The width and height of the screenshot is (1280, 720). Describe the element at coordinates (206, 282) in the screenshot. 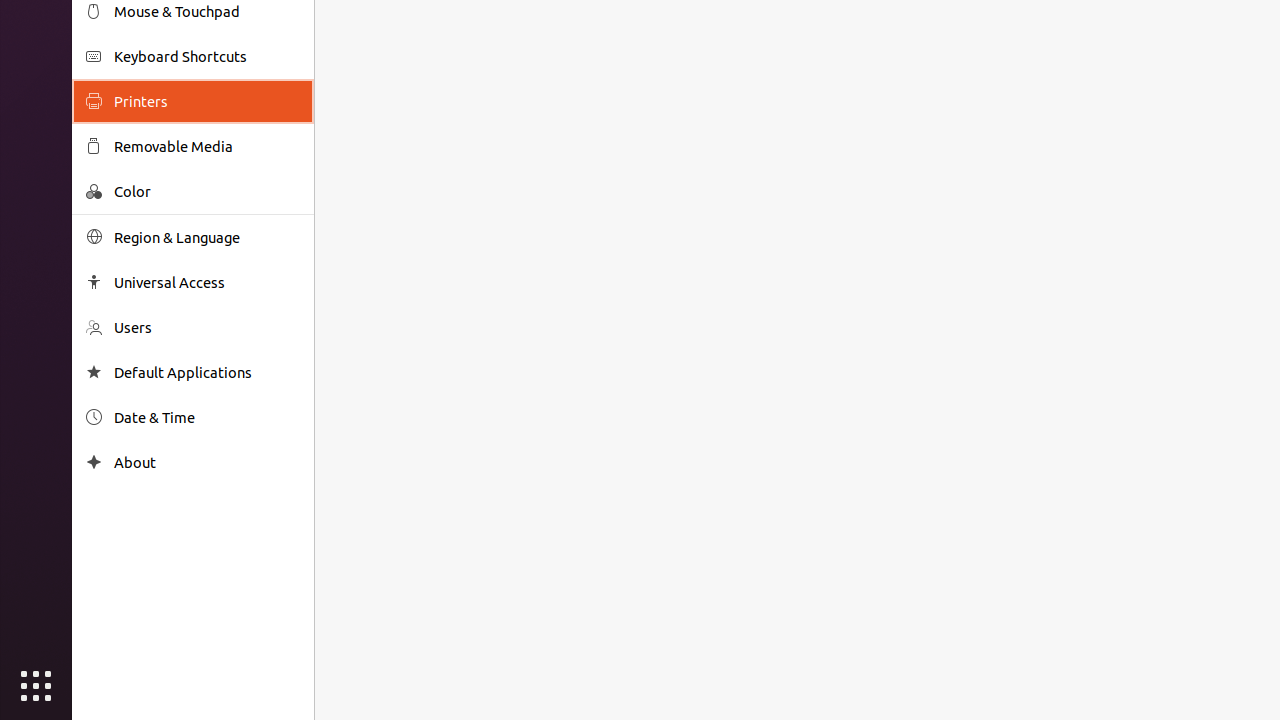

I see `'Universal Access'` at that location.